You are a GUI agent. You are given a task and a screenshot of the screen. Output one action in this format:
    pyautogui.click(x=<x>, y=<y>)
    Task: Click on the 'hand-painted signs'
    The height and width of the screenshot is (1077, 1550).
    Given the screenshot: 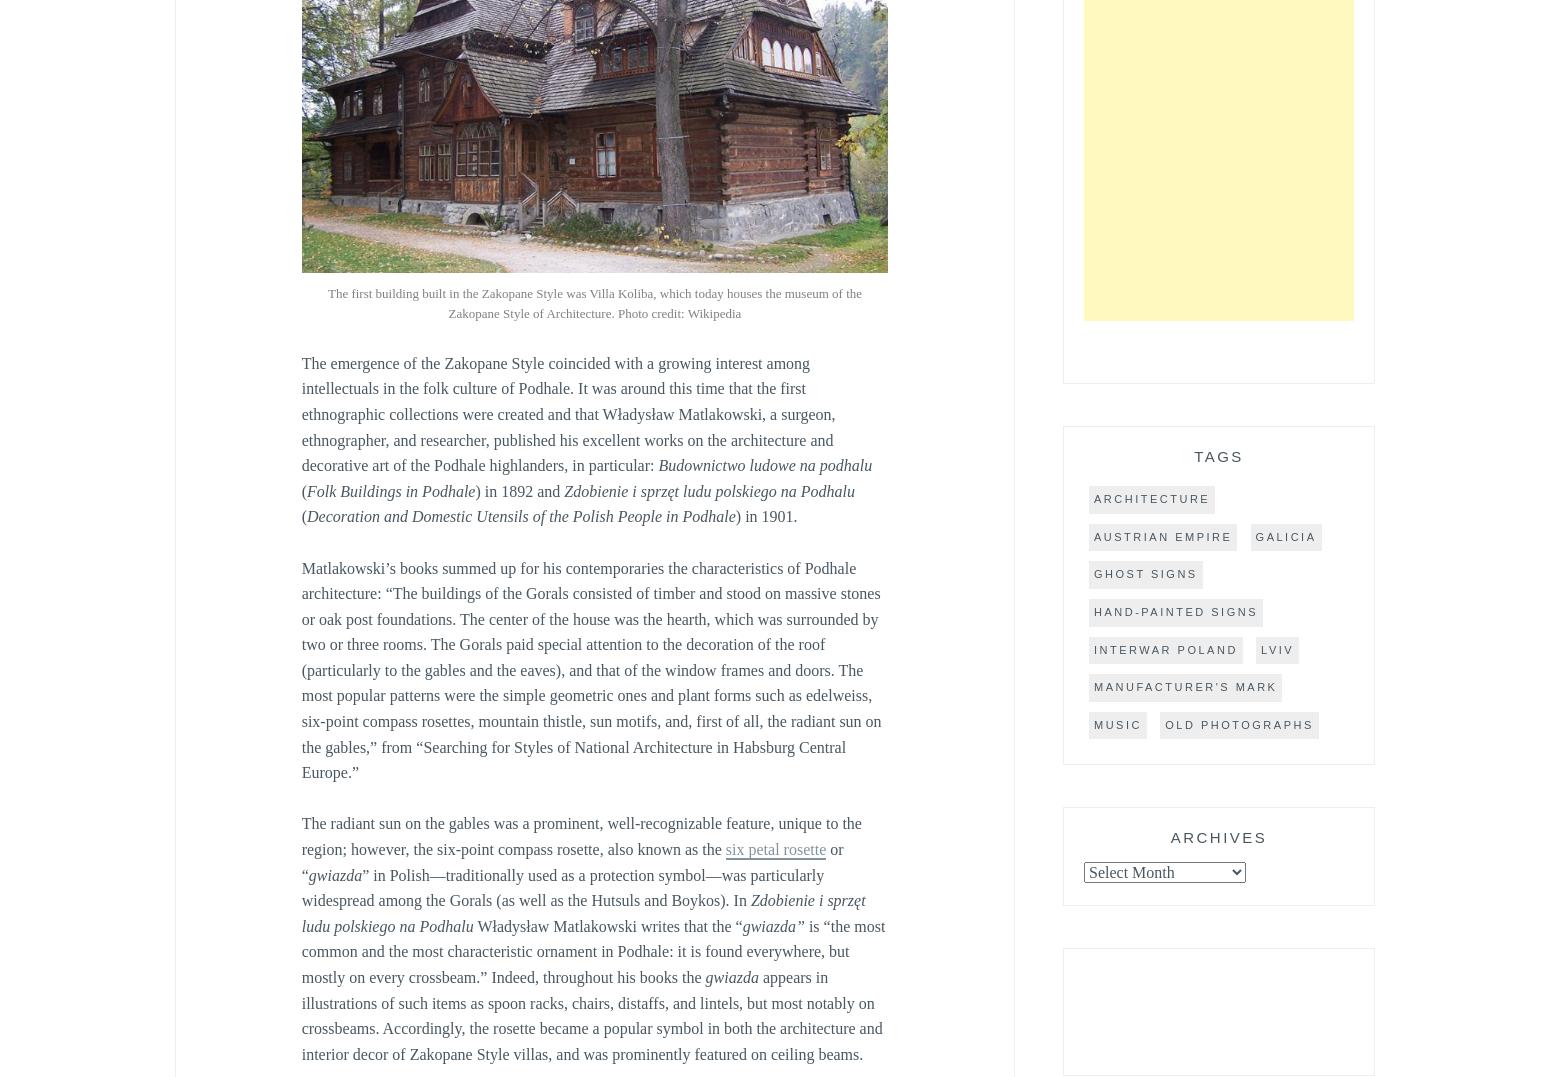 What is the action you would take?
    pyautogui.click(x=1092, y=609)
    